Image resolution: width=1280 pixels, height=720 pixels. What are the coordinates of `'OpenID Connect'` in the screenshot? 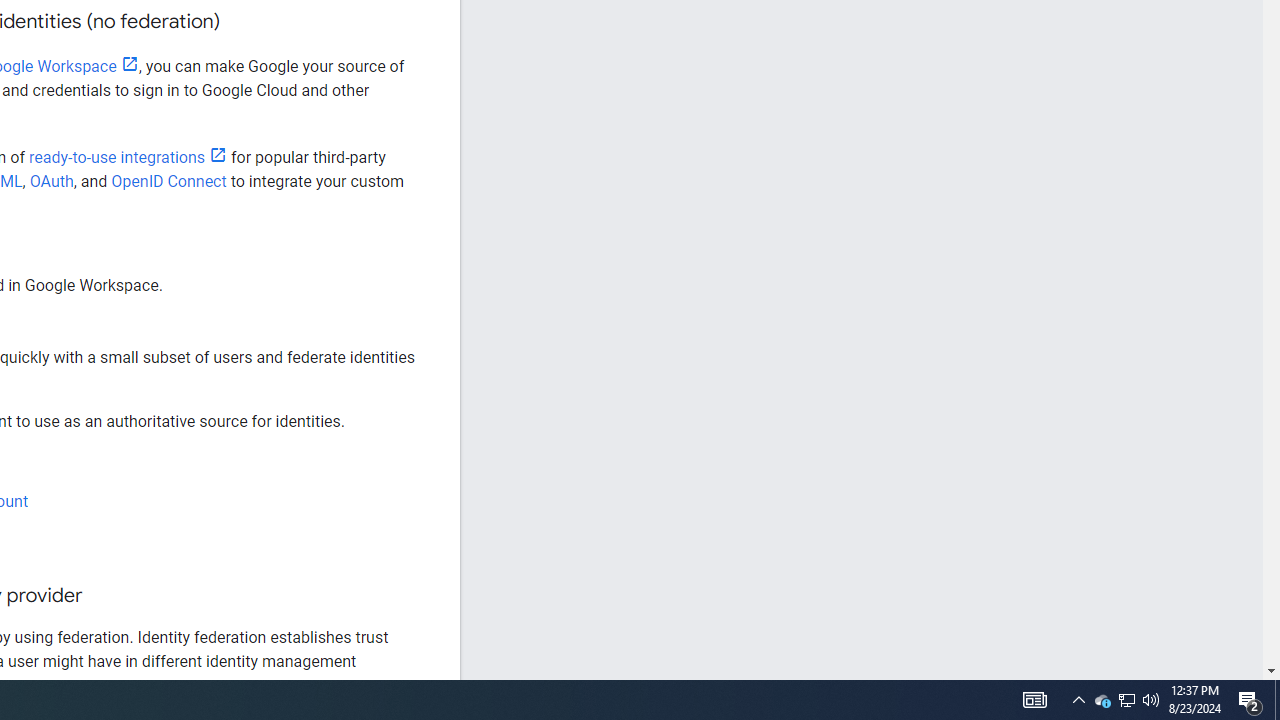 It's located at (168, 181).